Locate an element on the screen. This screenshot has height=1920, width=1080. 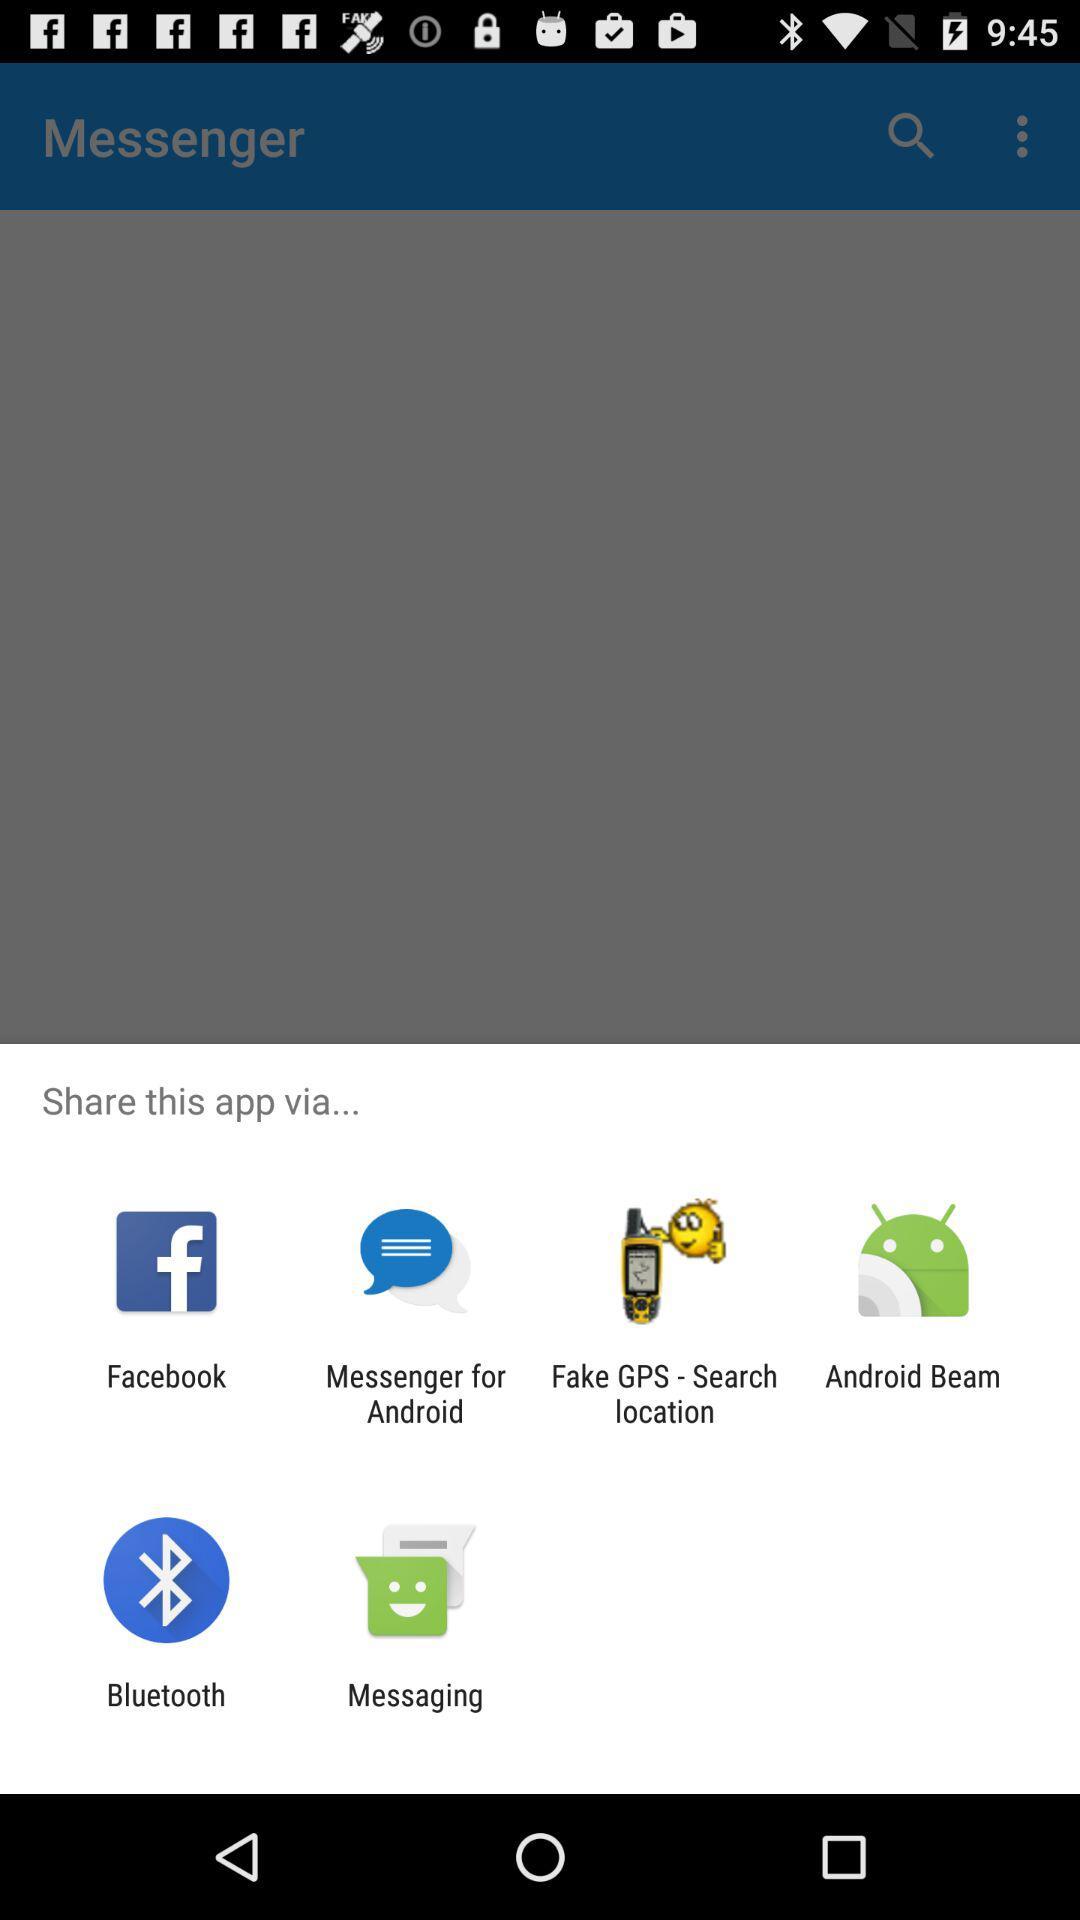
the item next to the bluetooth is located at coordinates (414, 1711).